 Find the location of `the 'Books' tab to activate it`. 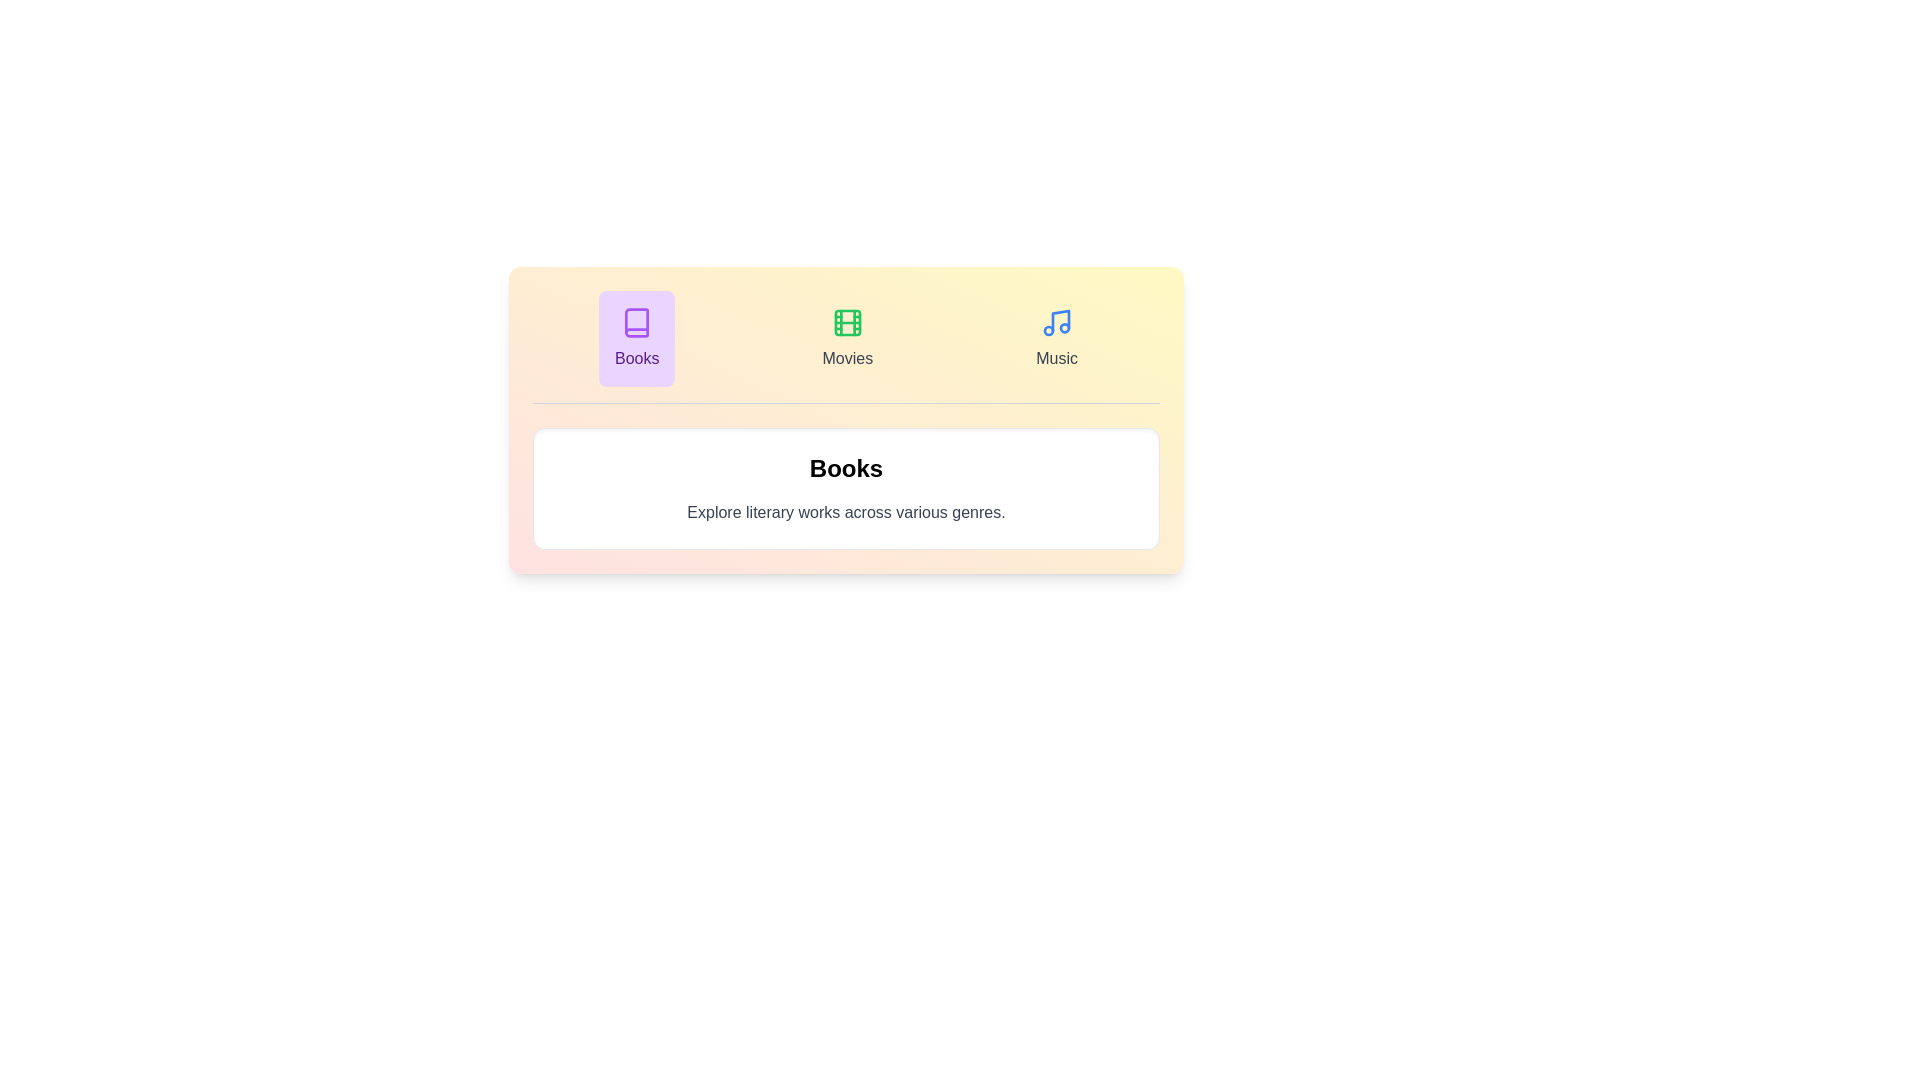

the 'Books' tab to activate it is located at coordinates (636, 338).